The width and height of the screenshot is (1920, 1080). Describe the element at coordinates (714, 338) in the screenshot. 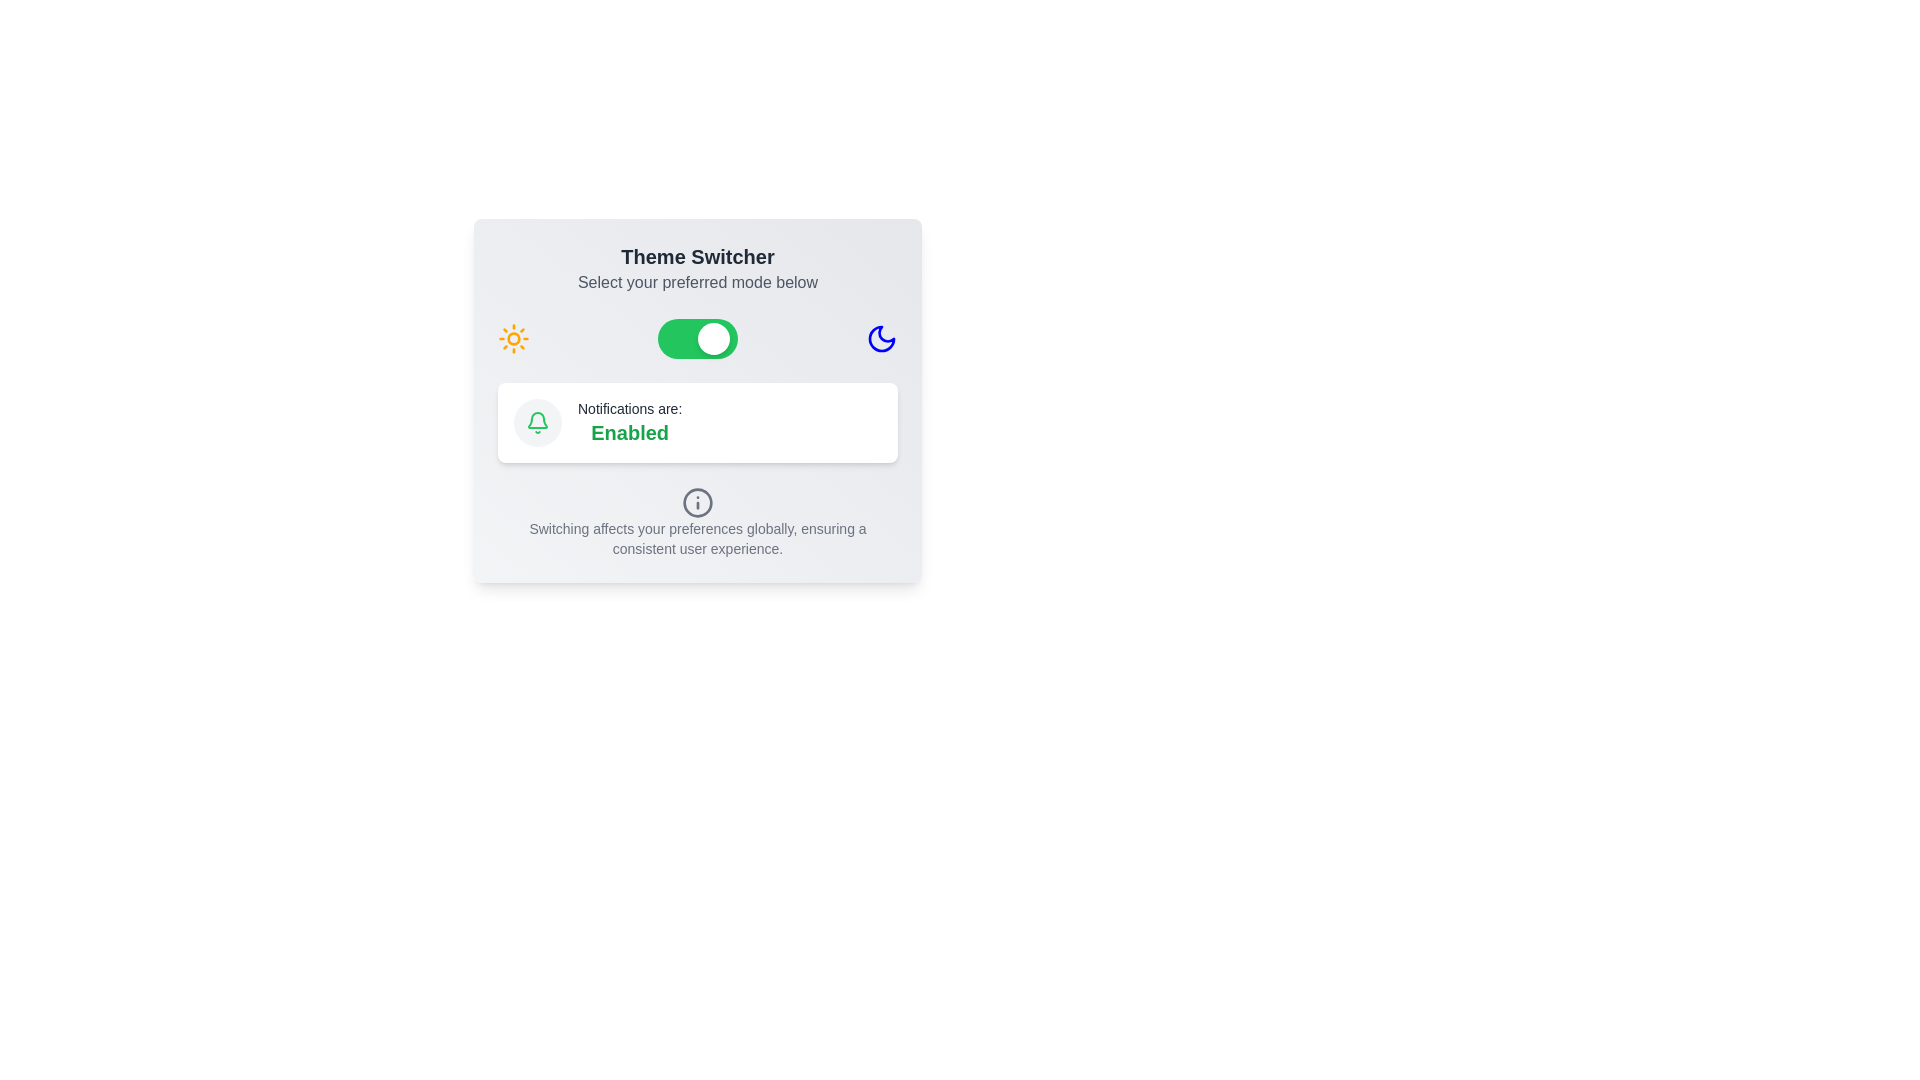

I see `the circular knob of the toggle switch located on the right end of the switch under the 'Theme Switcher' heading` at that location.